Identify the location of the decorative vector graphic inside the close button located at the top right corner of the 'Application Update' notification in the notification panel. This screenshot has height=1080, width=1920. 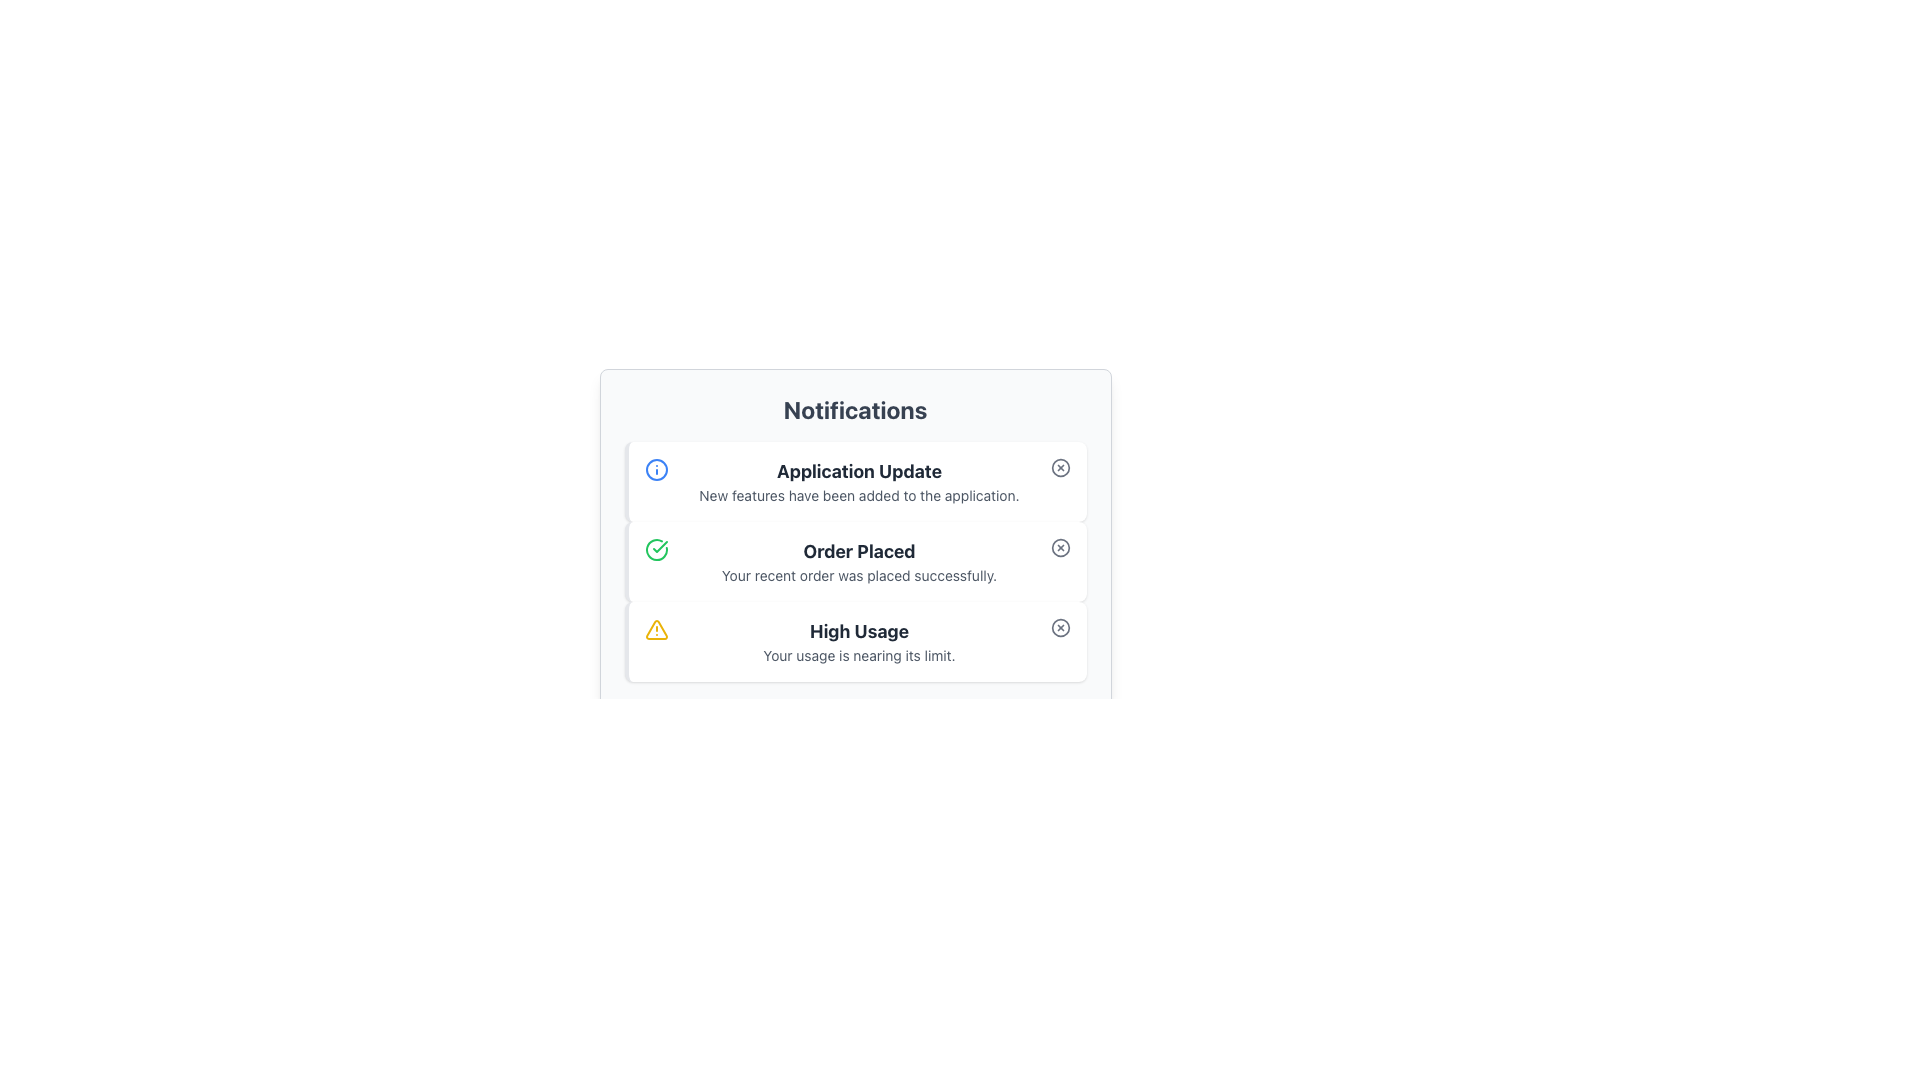
(1059, 467).